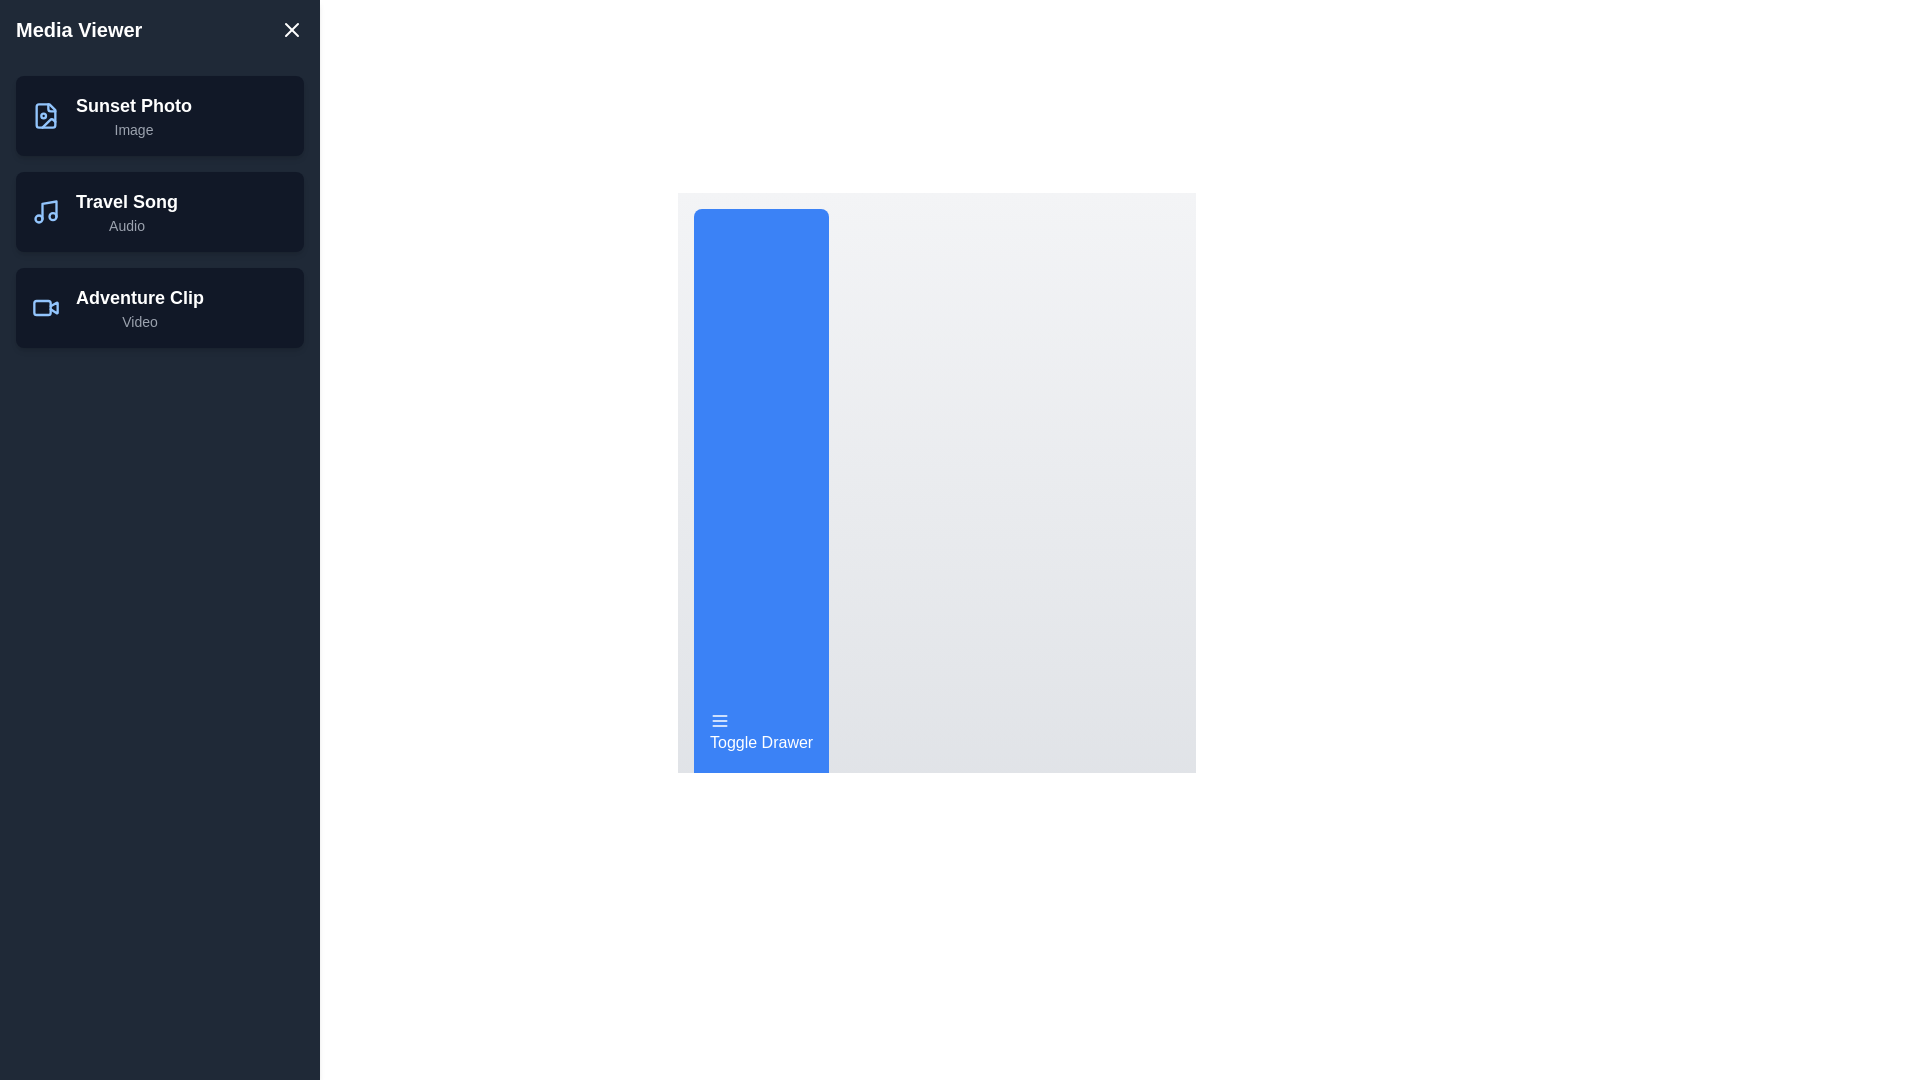 This screenshot has height=1080, width=1920. I want to click on the close button to close the media drawer, so click(291, 30).